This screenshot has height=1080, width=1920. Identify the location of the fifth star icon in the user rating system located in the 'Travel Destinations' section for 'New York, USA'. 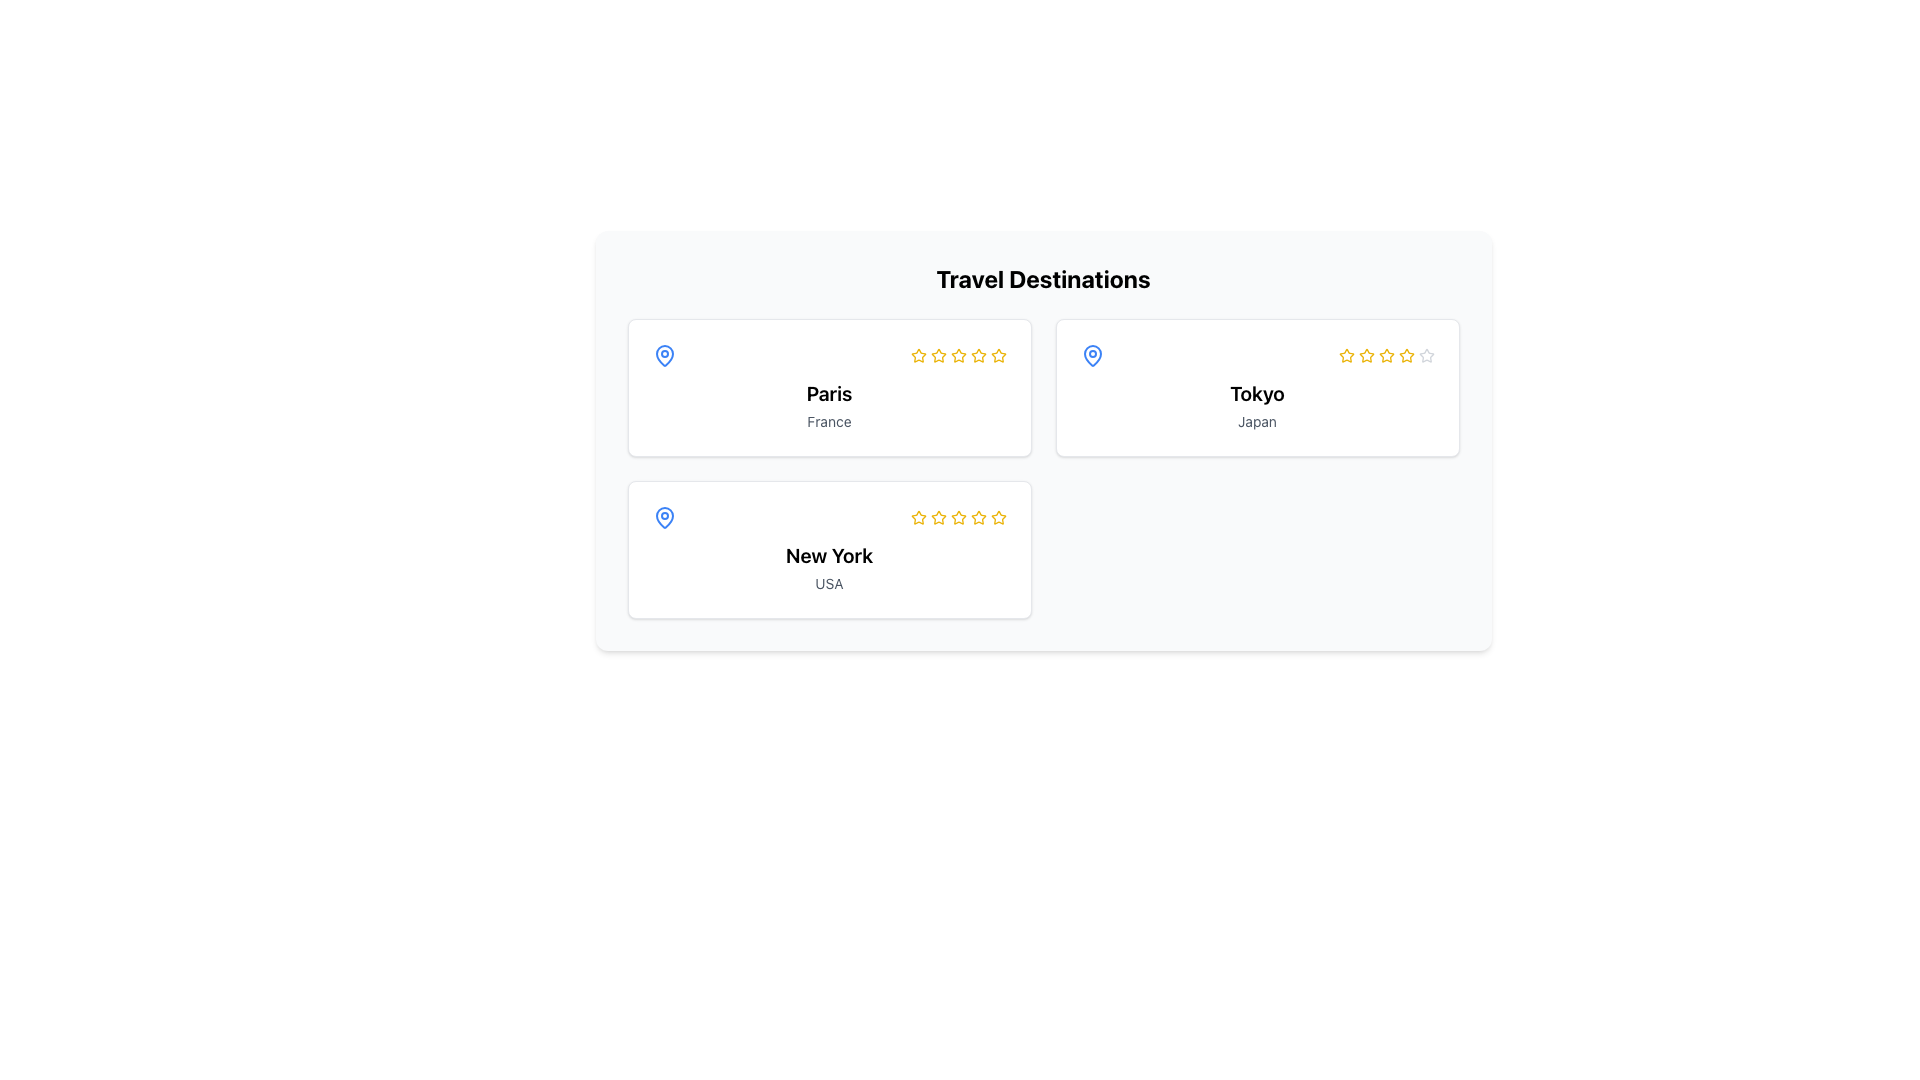
(957, 516).